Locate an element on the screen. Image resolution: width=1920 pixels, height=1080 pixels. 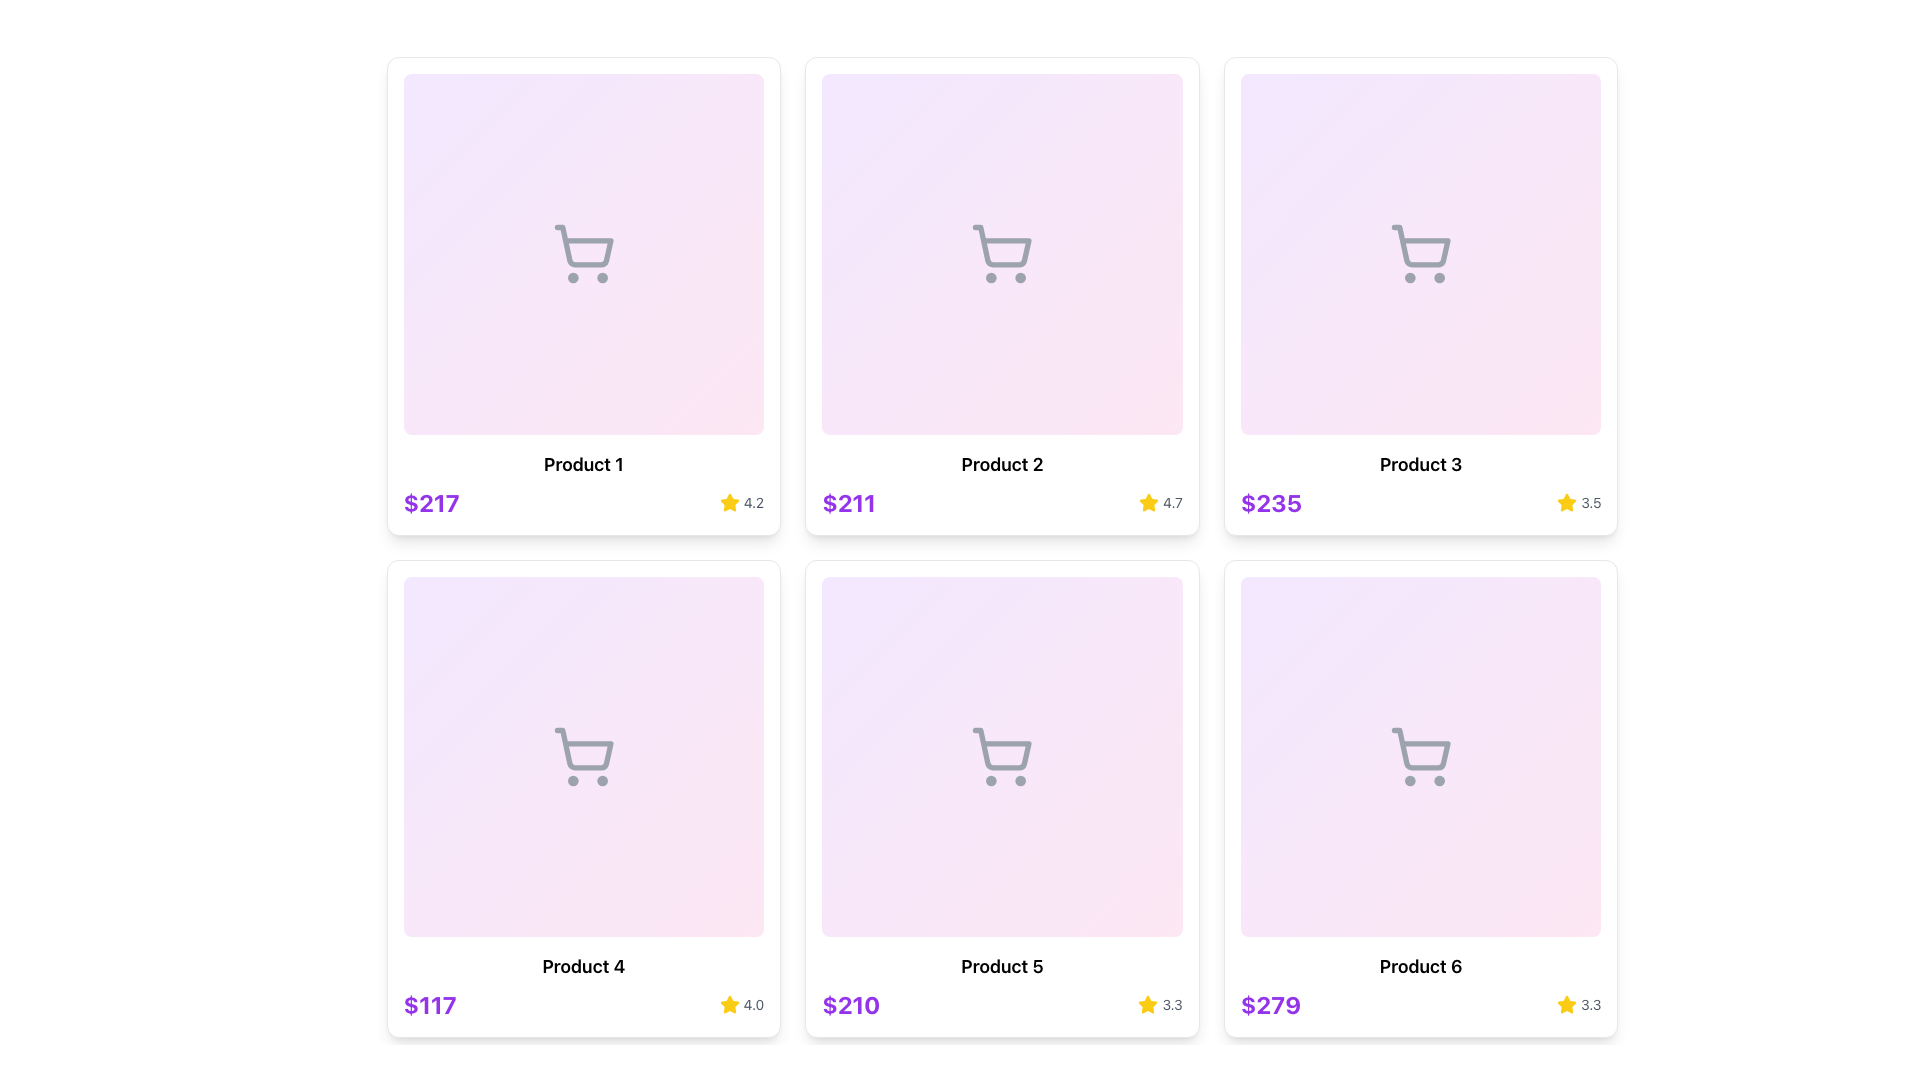
the shopping cart icon located in the second card of the top row of the product grid, which has a gradient background and is labeled 'Product 2' is located at coordinates (1002, 253).